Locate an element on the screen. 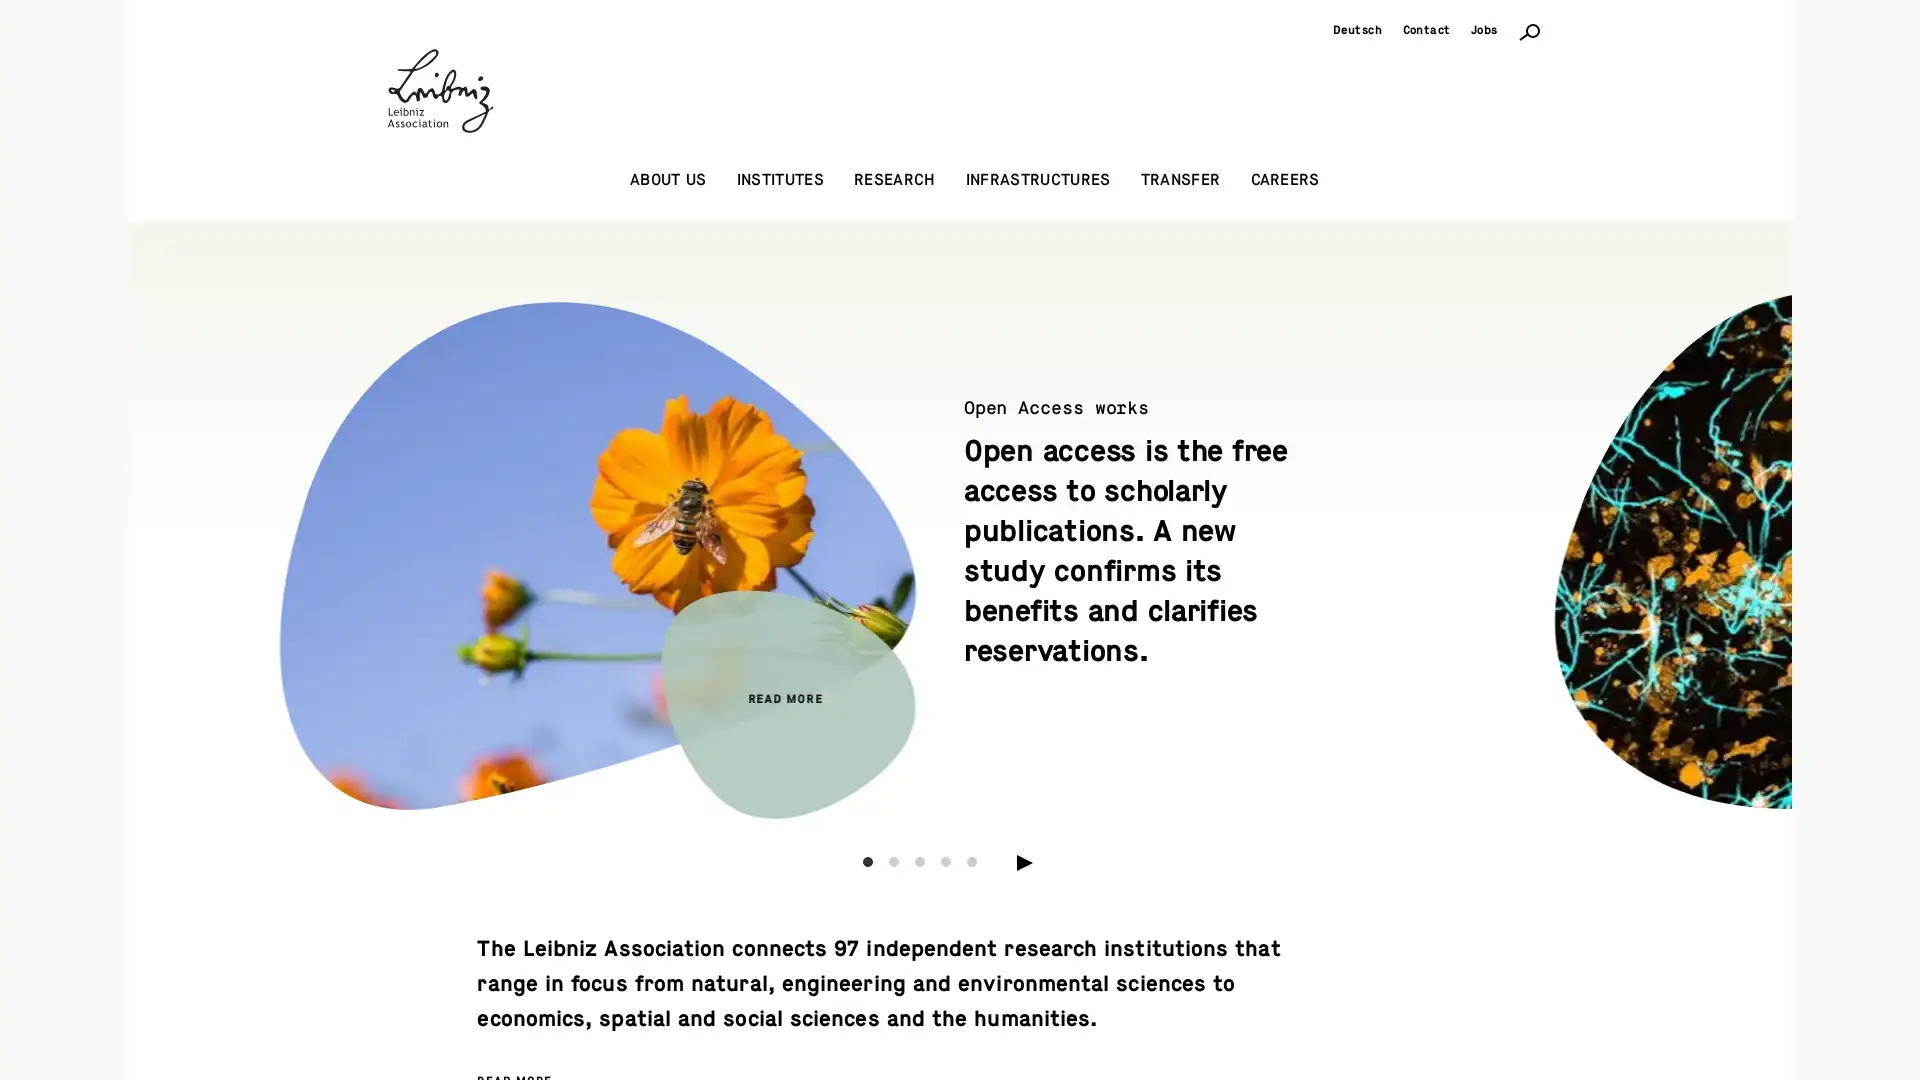 Image resolution: width=1920 pixels, height=1080 pixels. CAREERS is located at coordinates (1284, 180).